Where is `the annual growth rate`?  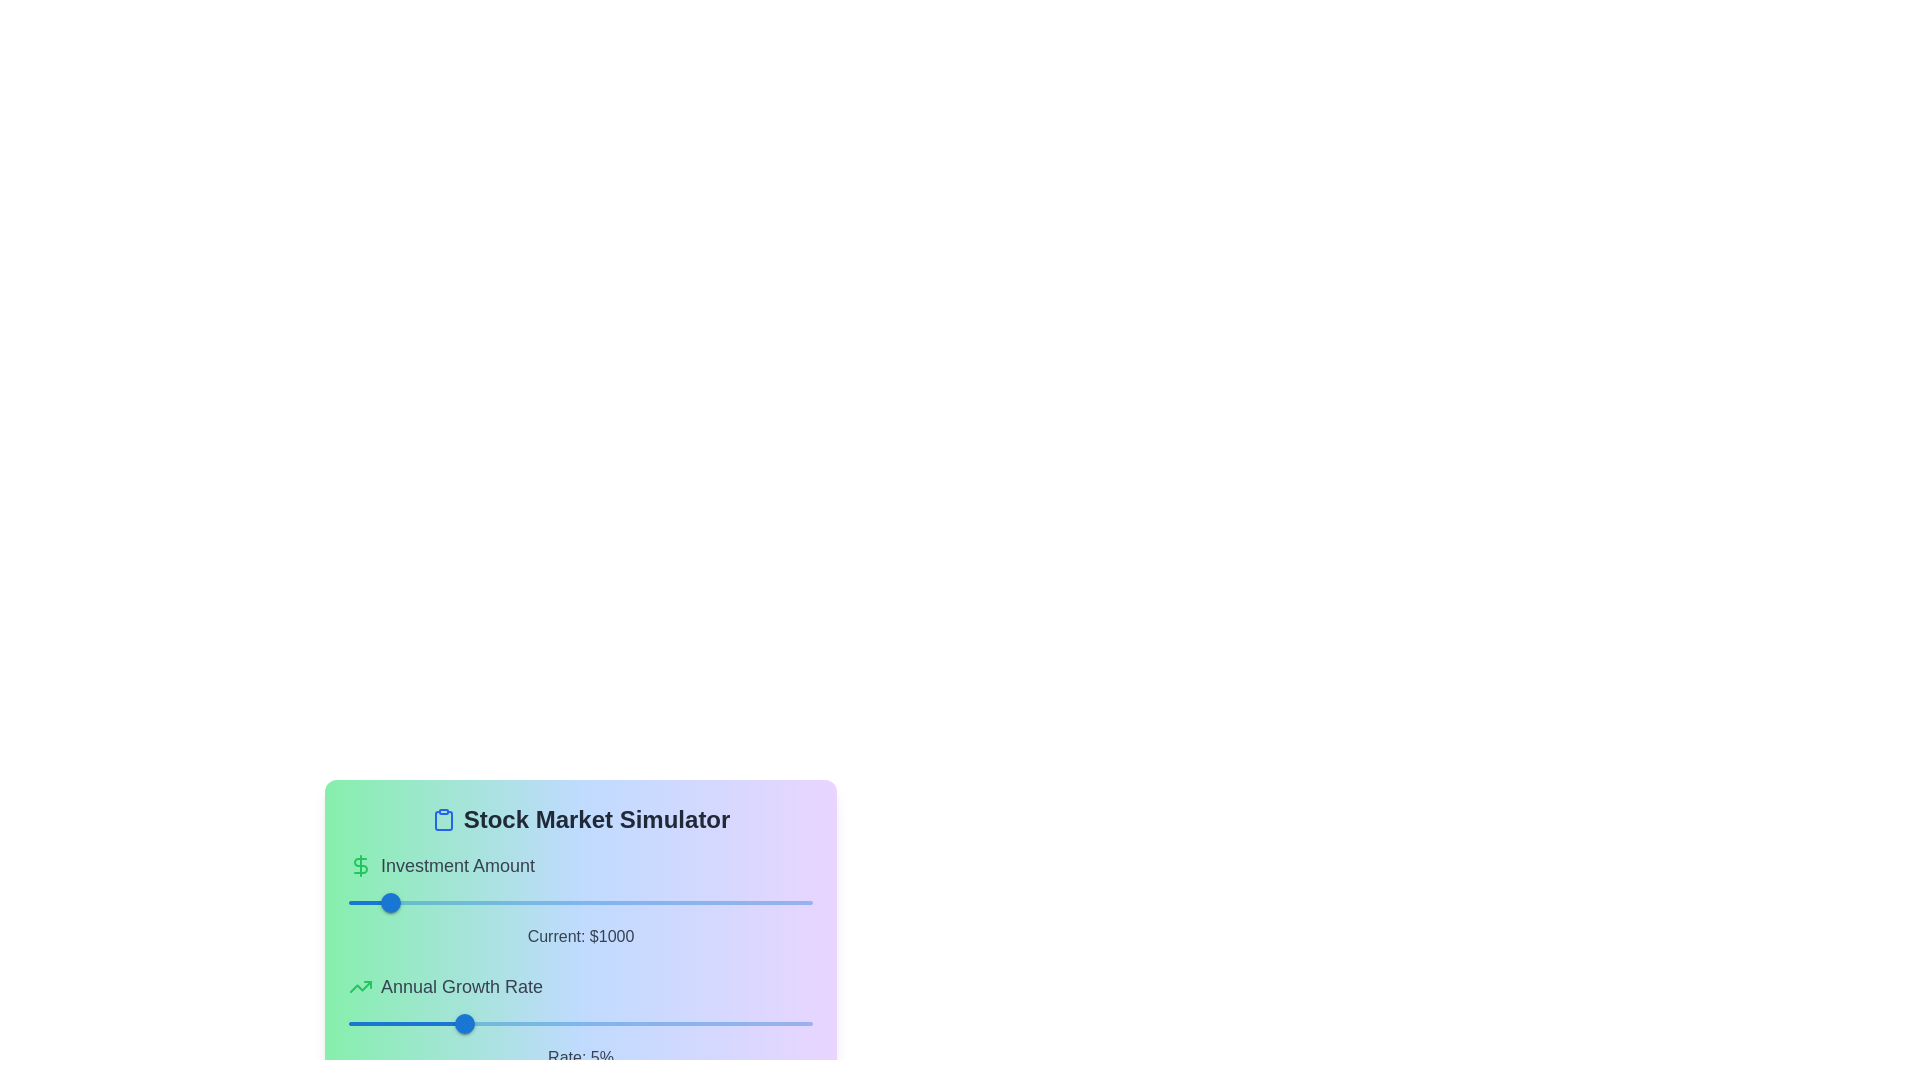 the annual growth rate is located at coordinates (589, 1023).